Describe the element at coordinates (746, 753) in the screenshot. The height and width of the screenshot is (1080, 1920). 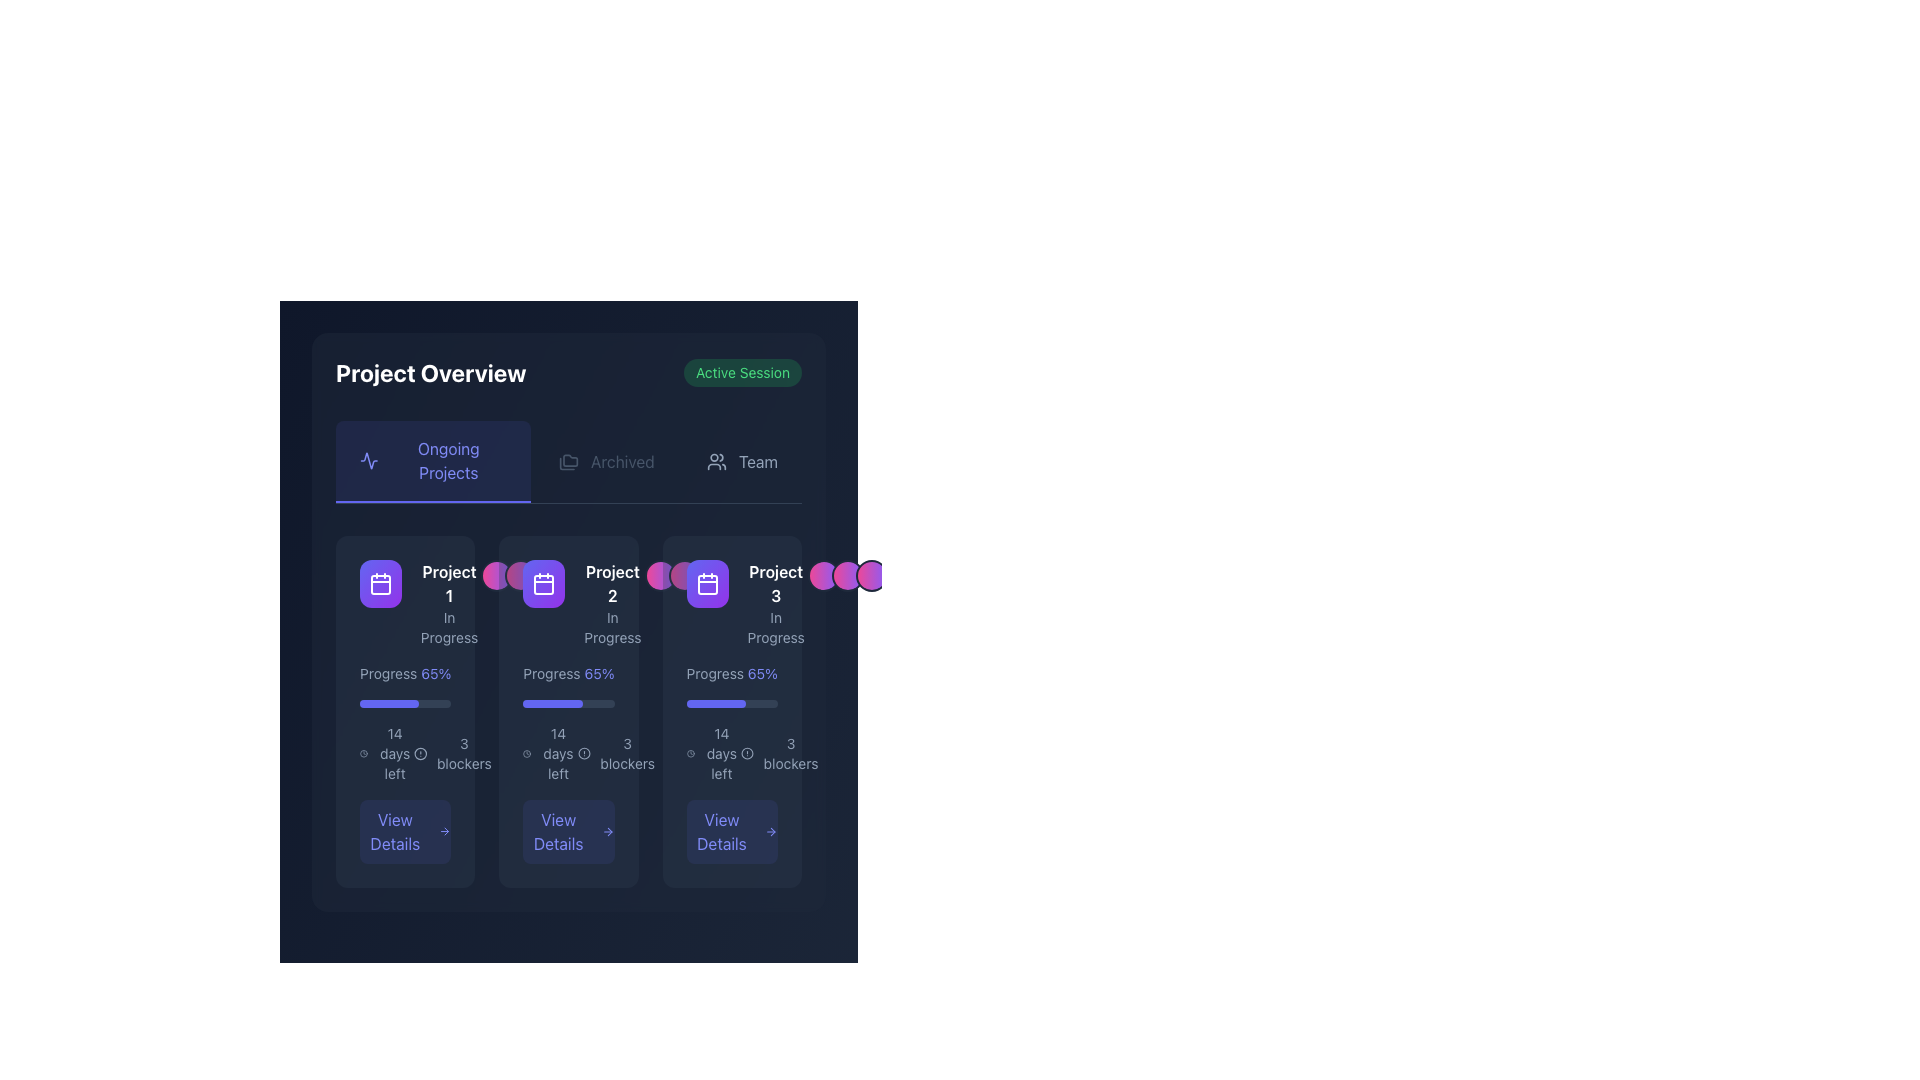
I see `the circular shape within the SVG graphic that serves as a notification or warning cue, located to the right of the 'Project 3' card in the 'Ongoing Projects' section` at that location.